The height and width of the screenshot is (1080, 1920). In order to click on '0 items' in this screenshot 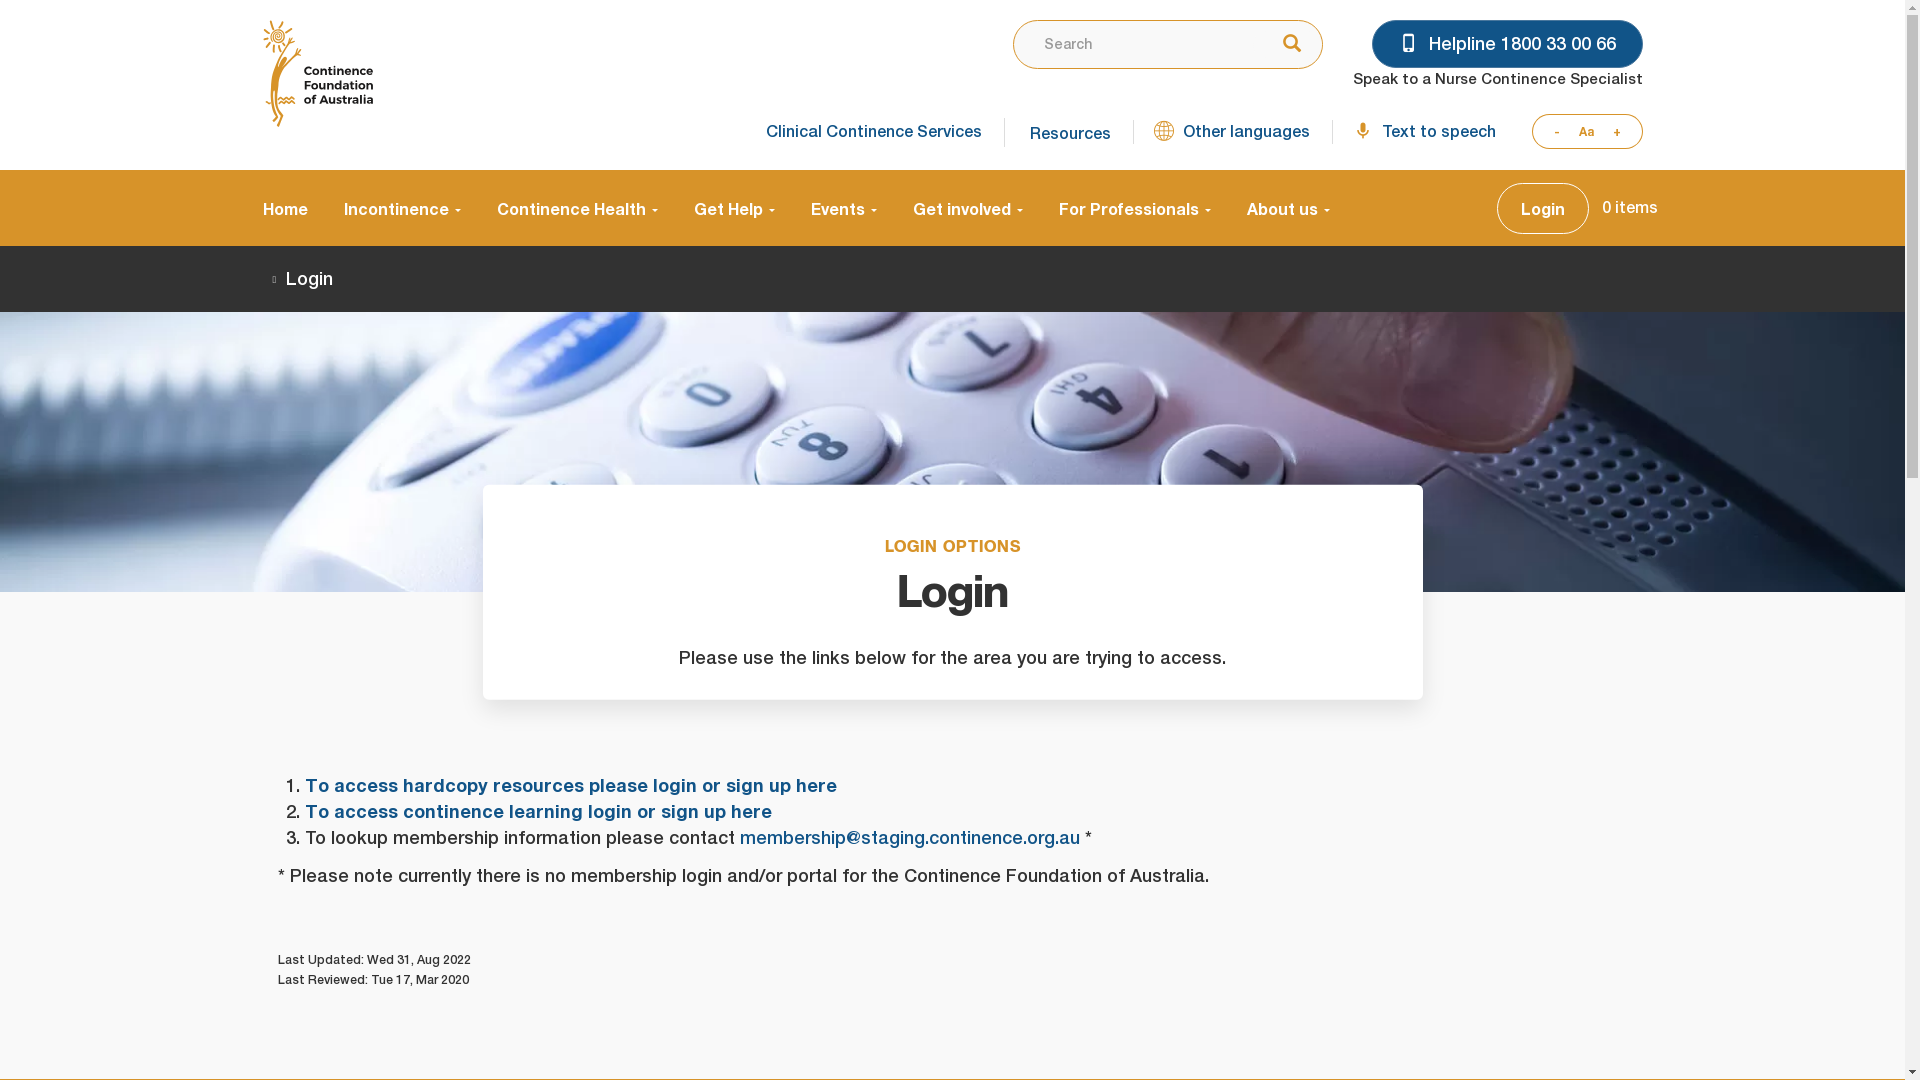, I will do `click(1630, 208)`.